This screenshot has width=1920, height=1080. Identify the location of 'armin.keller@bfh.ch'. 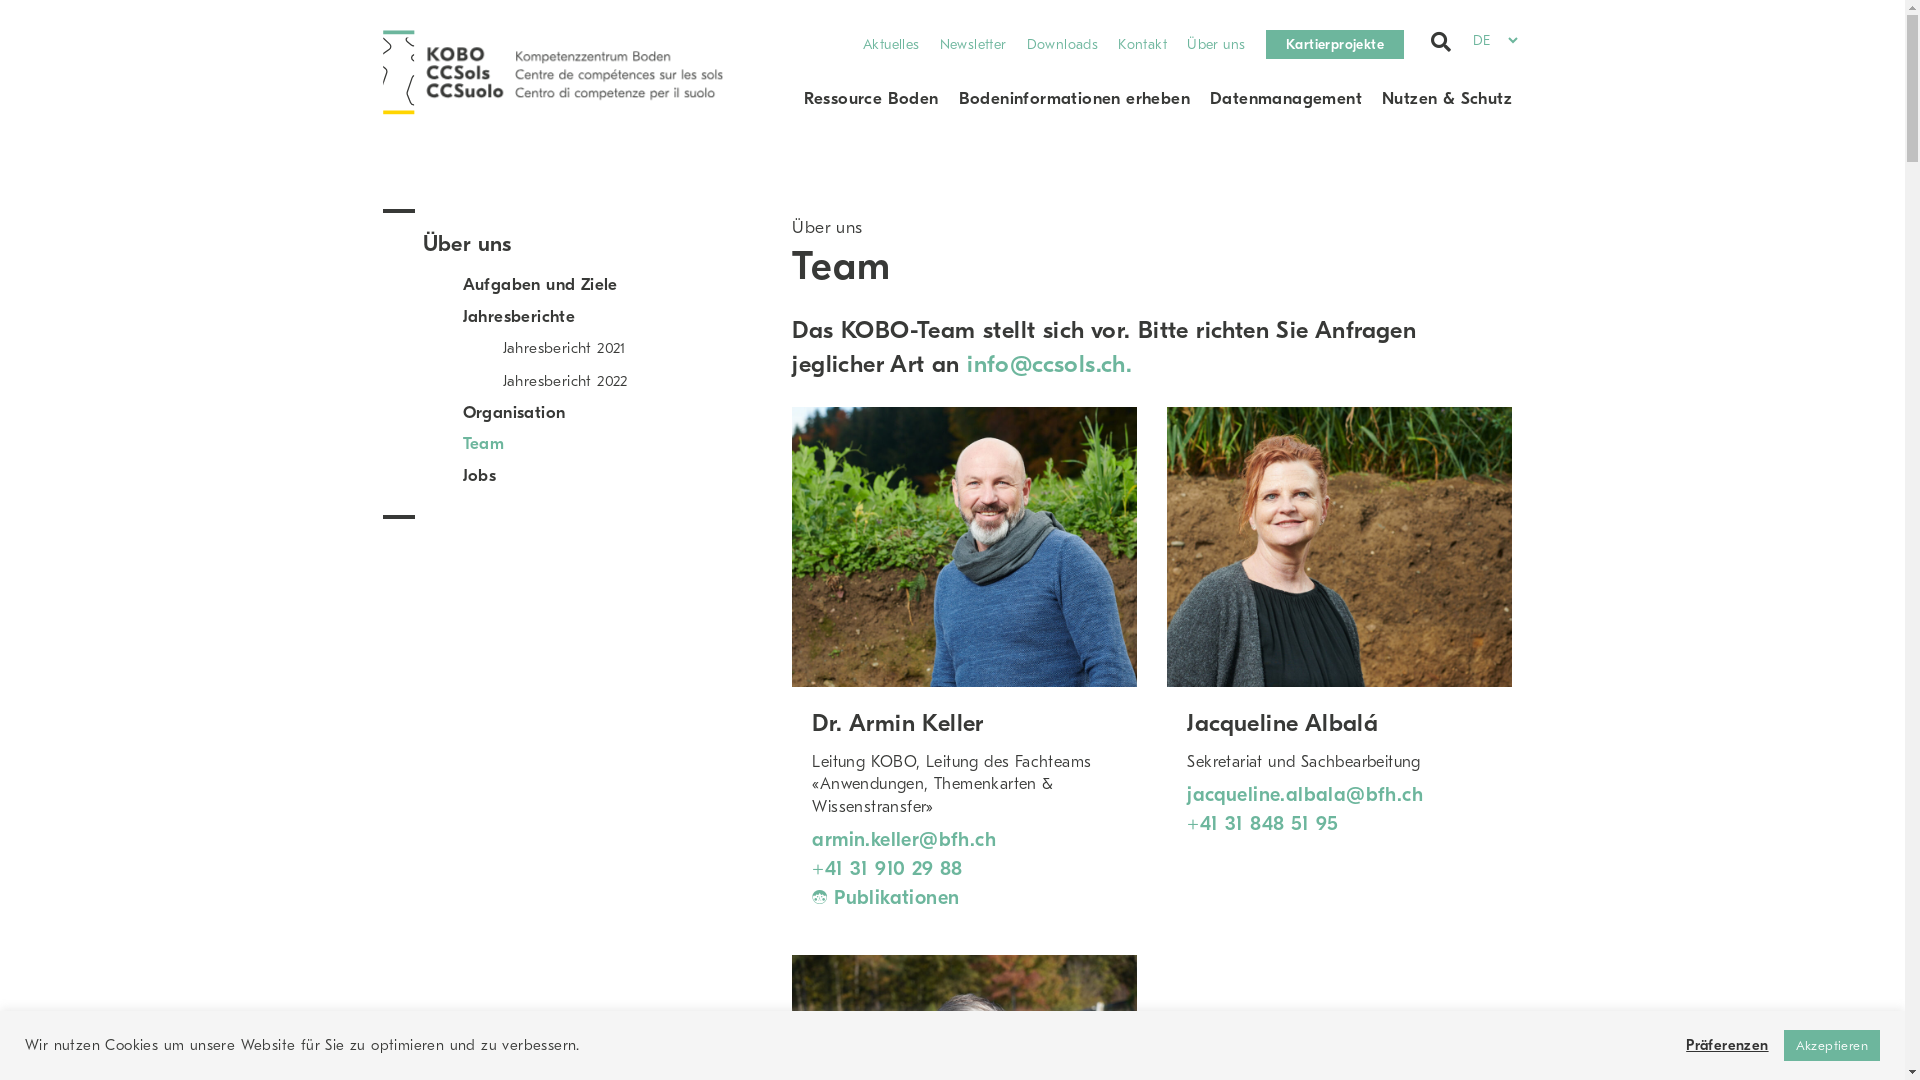
(902, 839).